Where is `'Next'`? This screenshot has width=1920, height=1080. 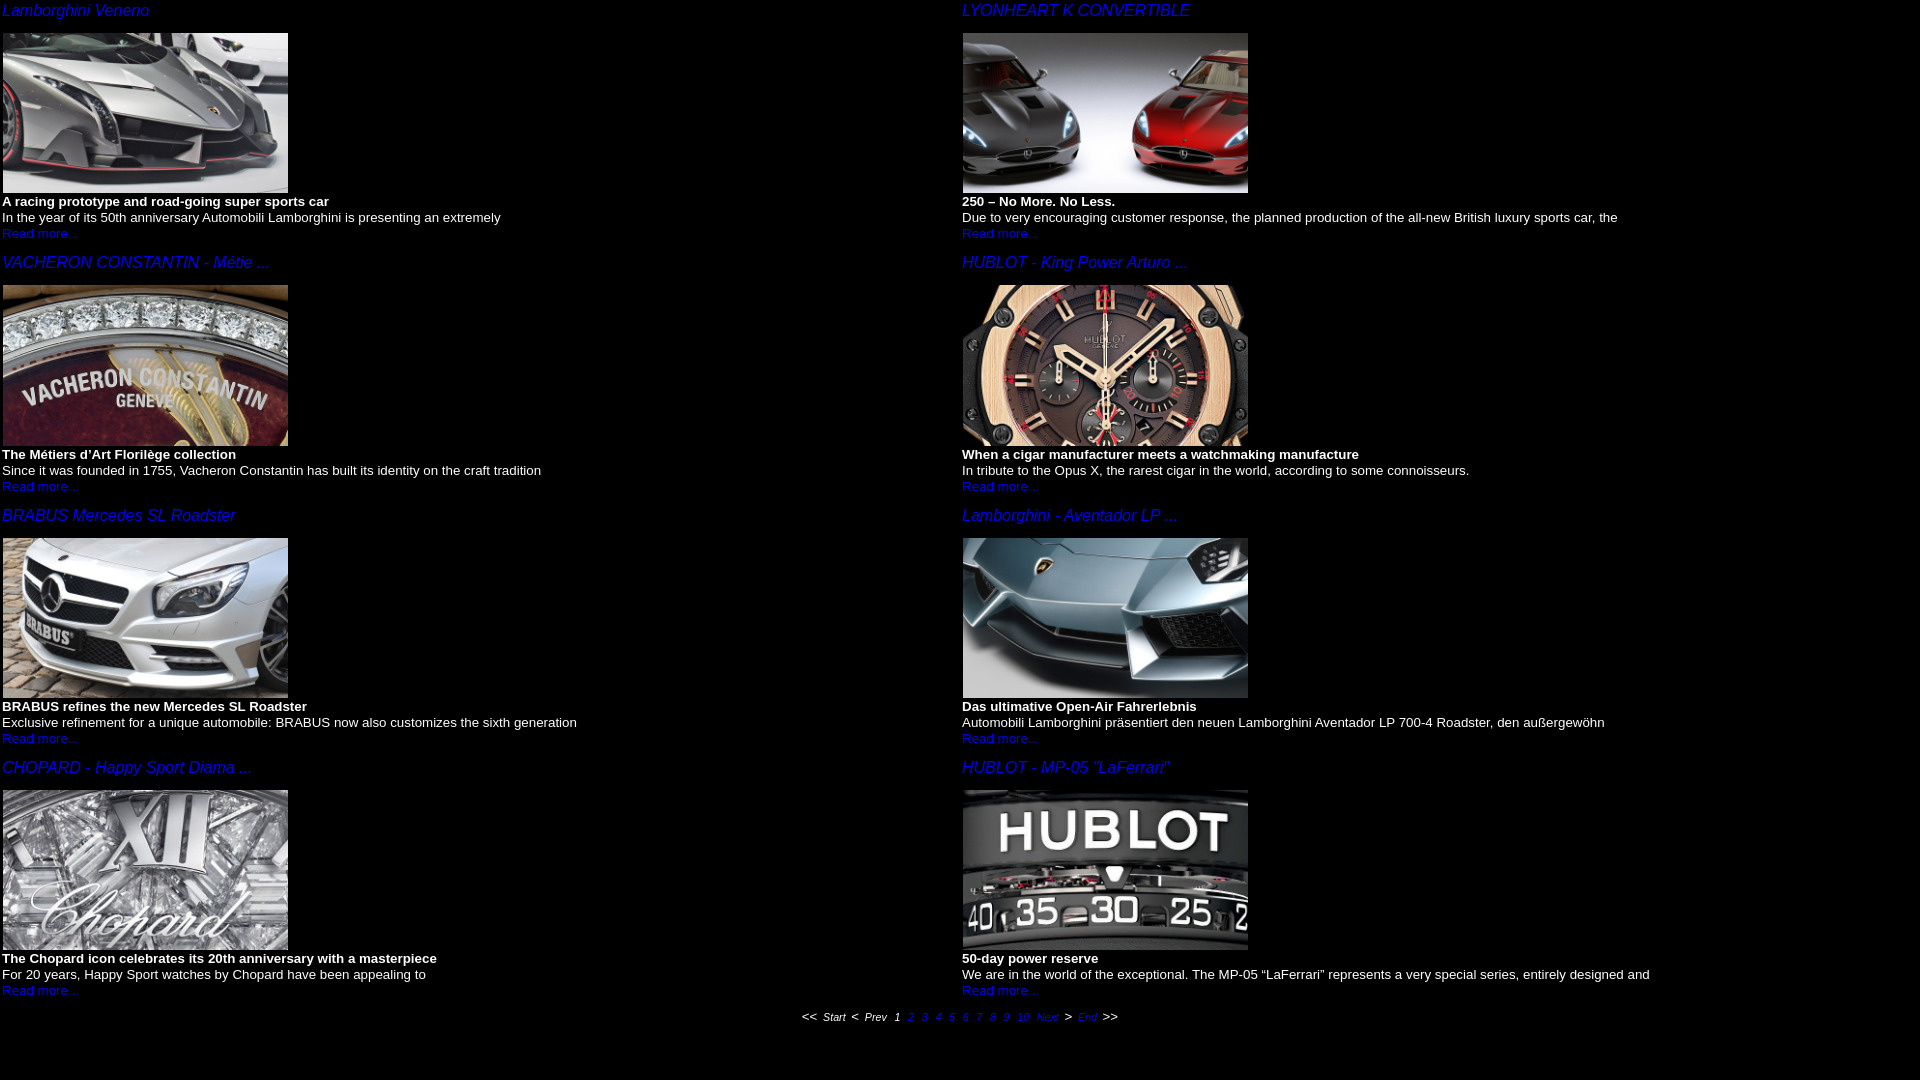
'Next' is located at coordinates (1035, 1017).